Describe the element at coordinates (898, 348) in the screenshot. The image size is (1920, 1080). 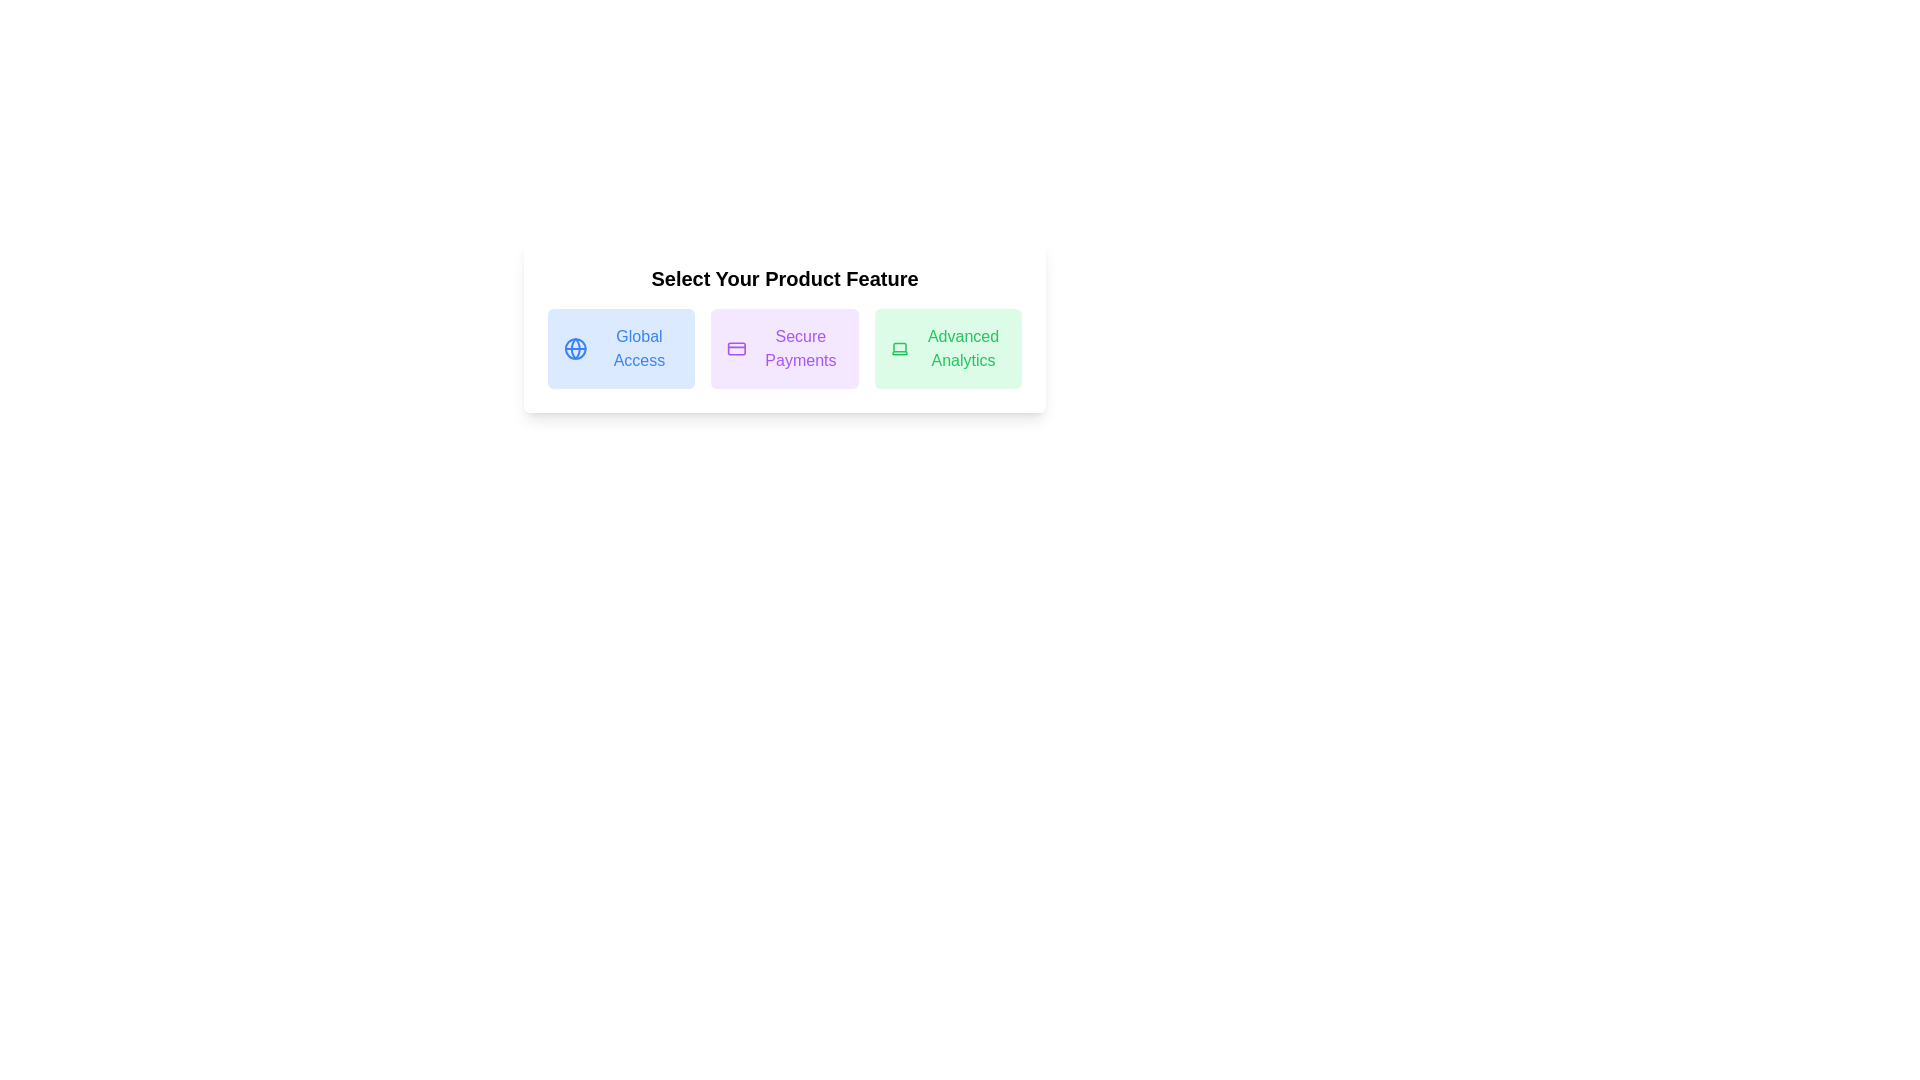
I see `the 'Advanced Analytics' icon, which is the primary icon inside the green box labeled 'Advanced Analytics', located to the far right among three boxes` at that location.